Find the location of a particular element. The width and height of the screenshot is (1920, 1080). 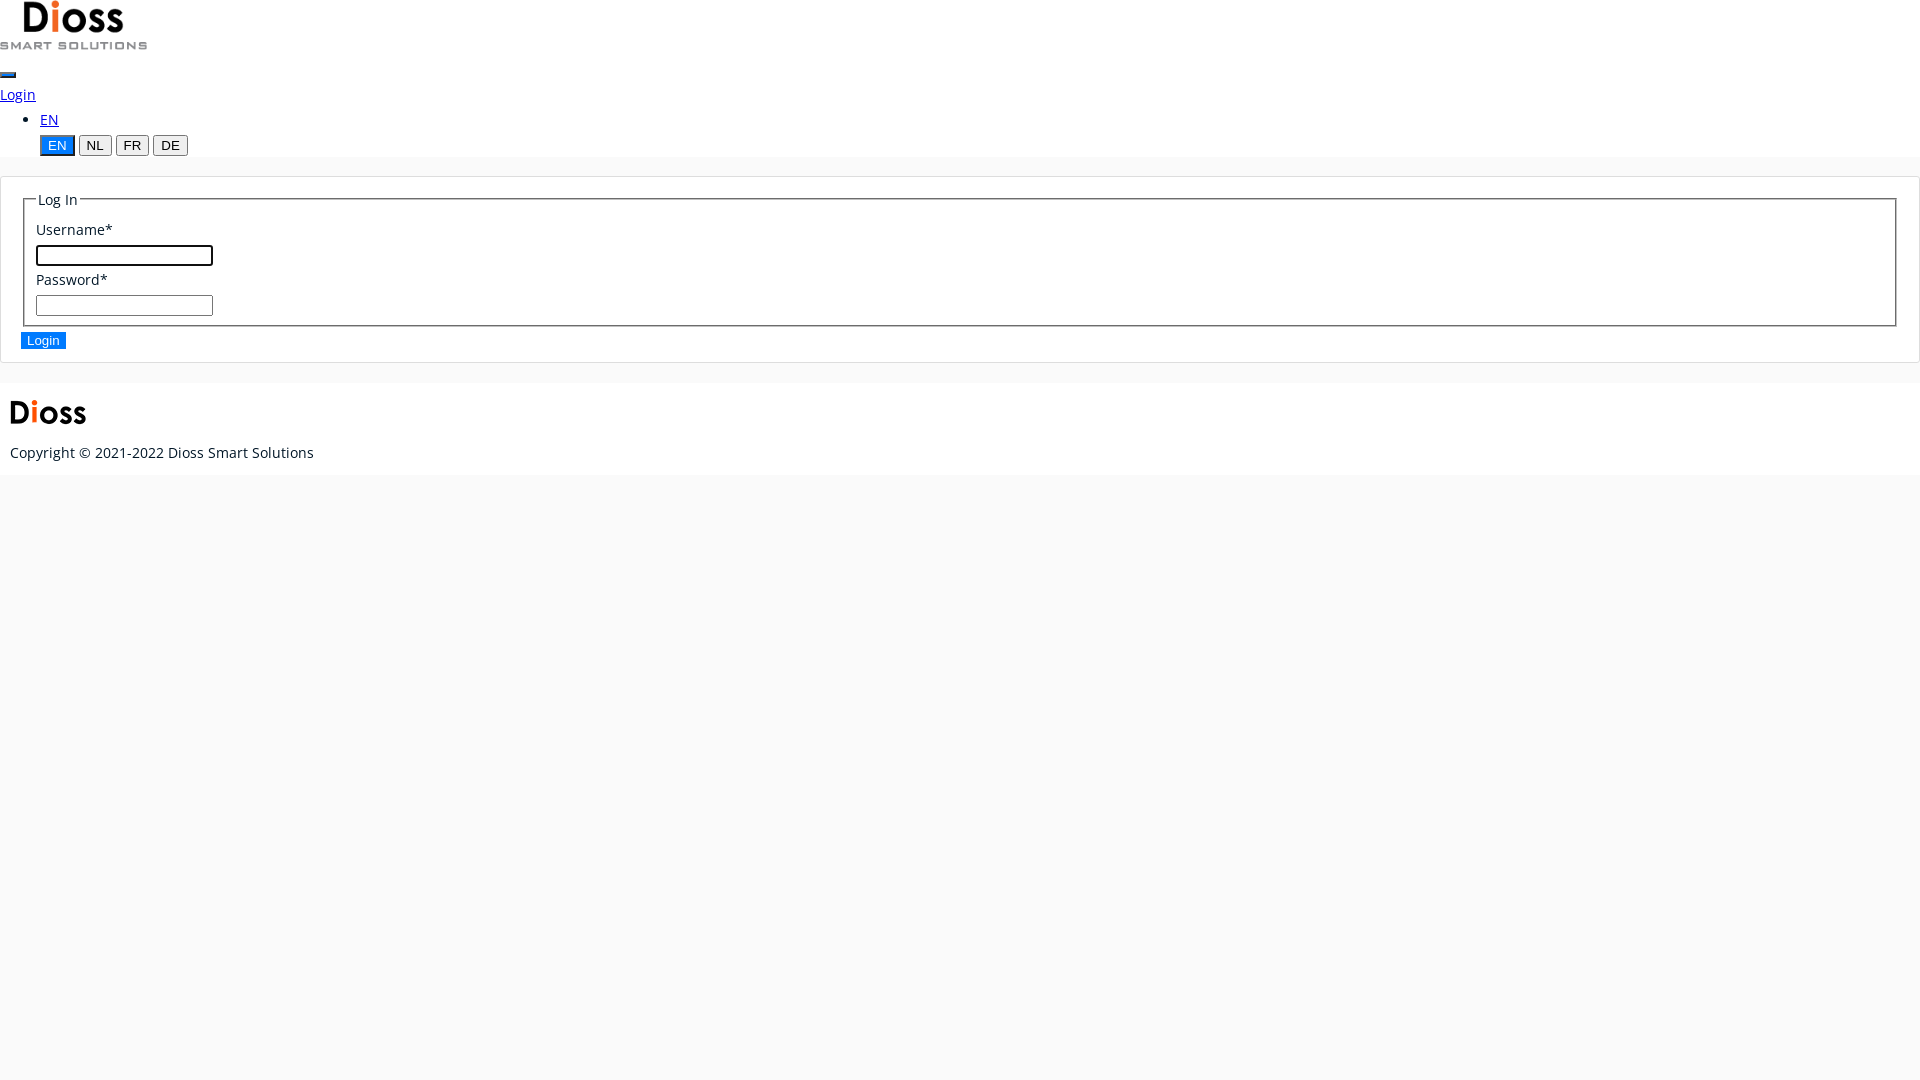

'License server version 1.0.1.1' is located at coordinates (73, 24).